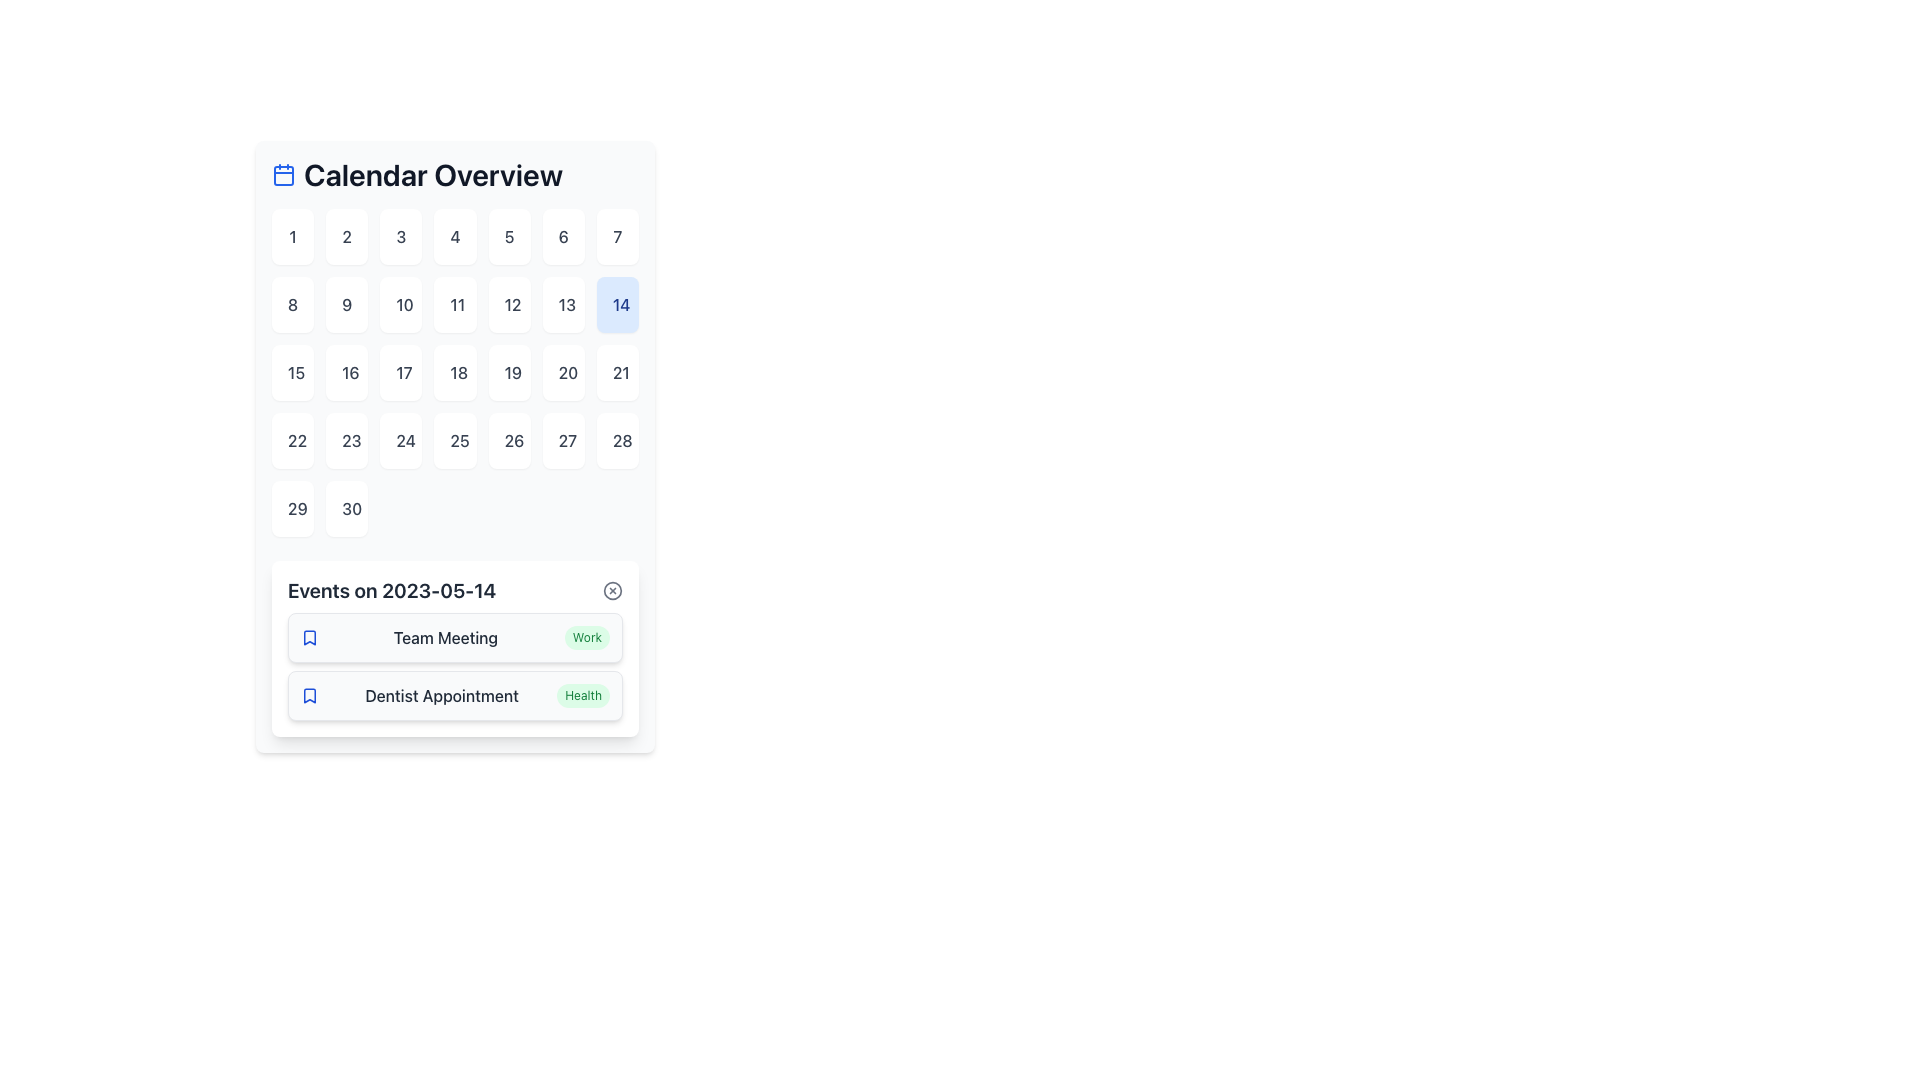 This screenshot has height=1080, width=1920. What do you see at coordinates (454, 637) in the screenshot?
I see `the first event listing titled 'Team Meeting'` at bounding box center [454, 637].